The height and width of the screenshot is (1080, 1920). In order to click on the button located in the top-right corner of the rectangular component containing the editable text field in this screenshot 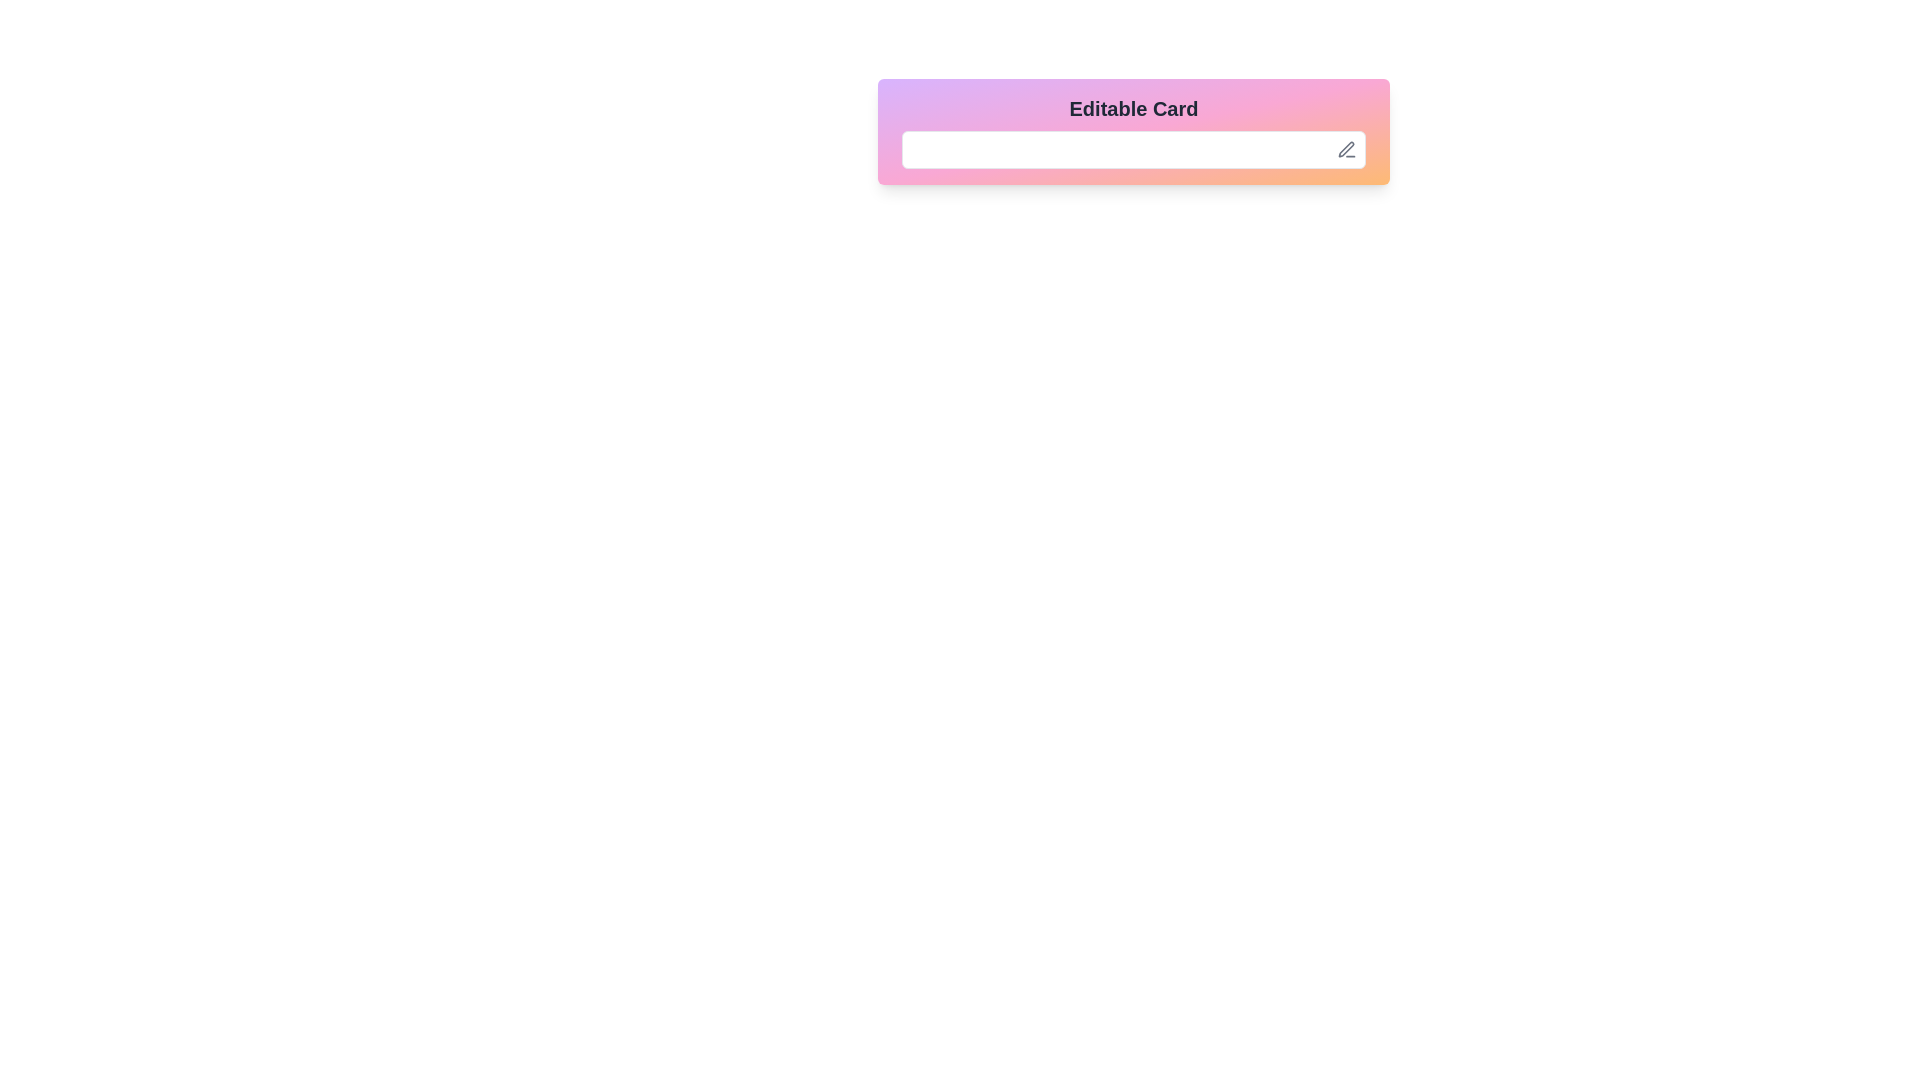, I will do `click(1346, 148)`.